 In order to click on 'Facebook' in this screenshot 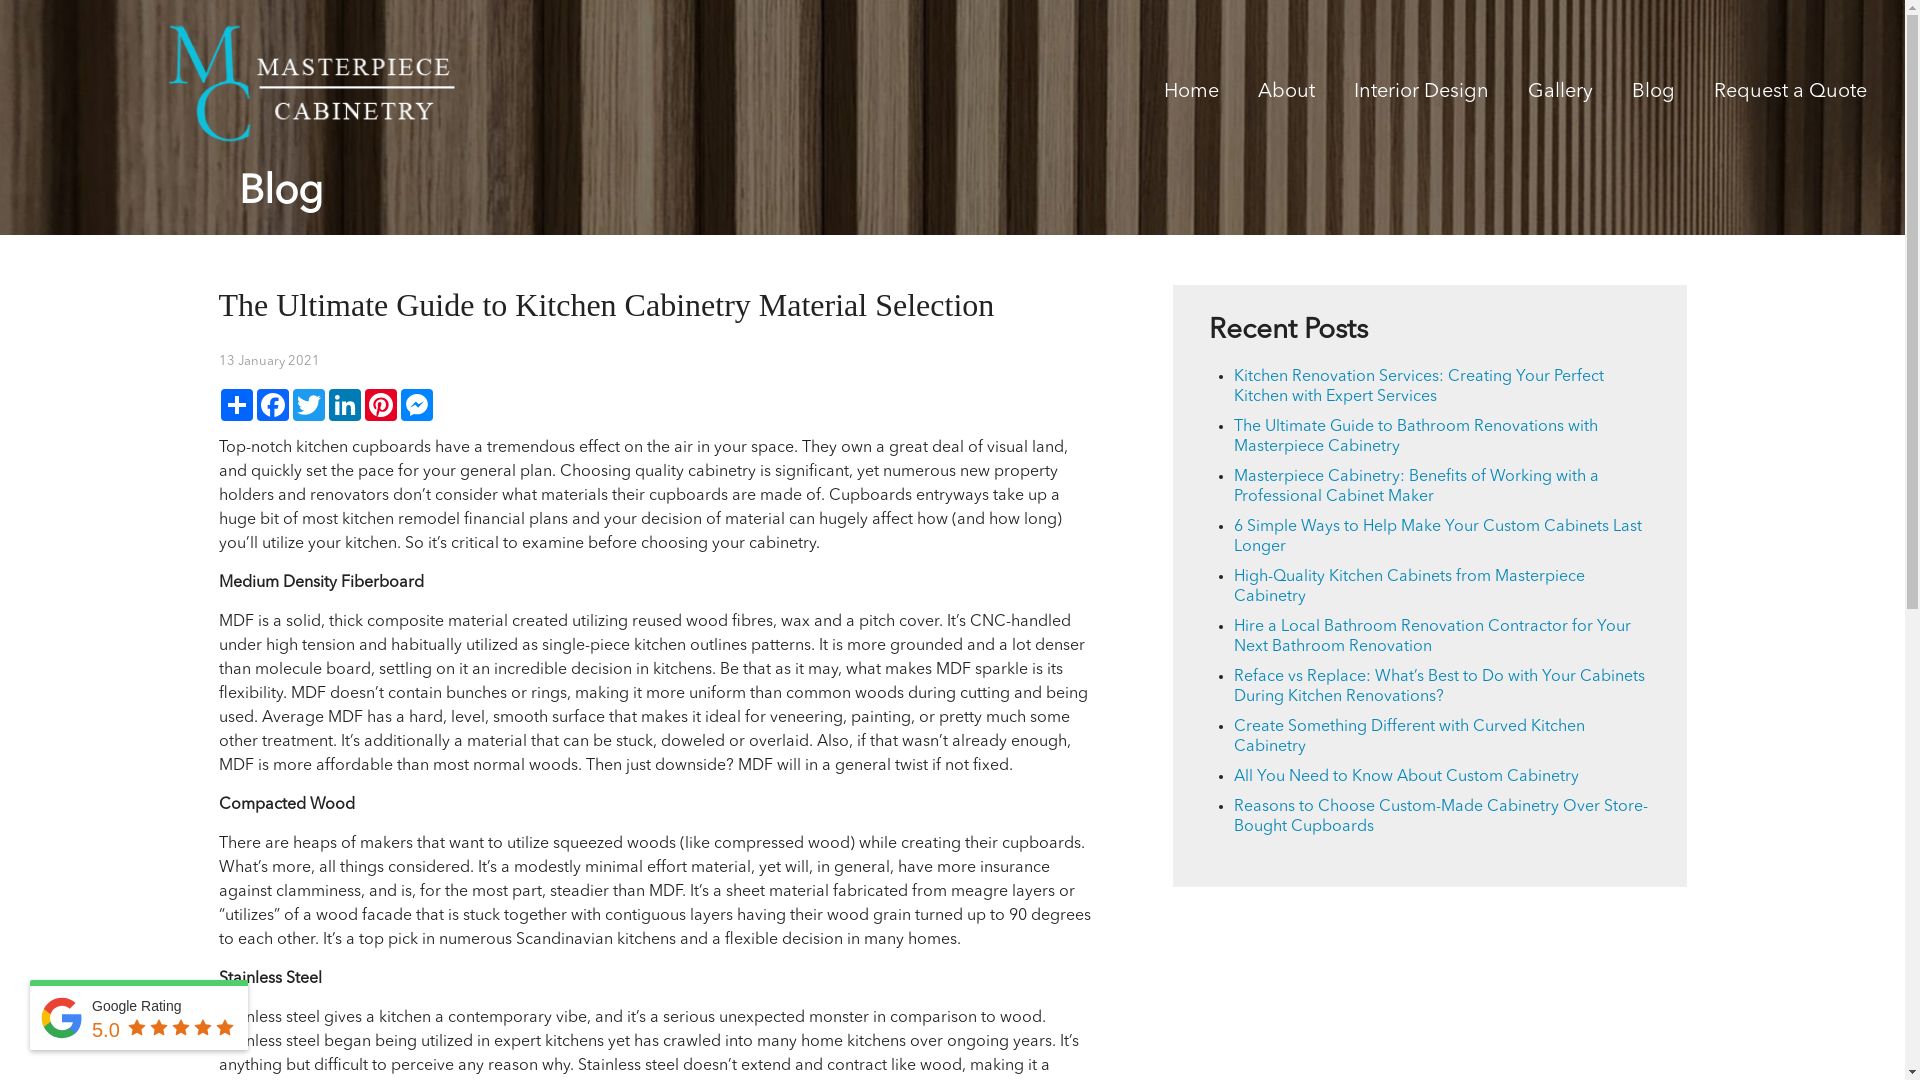, I will do `click(271, 405)`.